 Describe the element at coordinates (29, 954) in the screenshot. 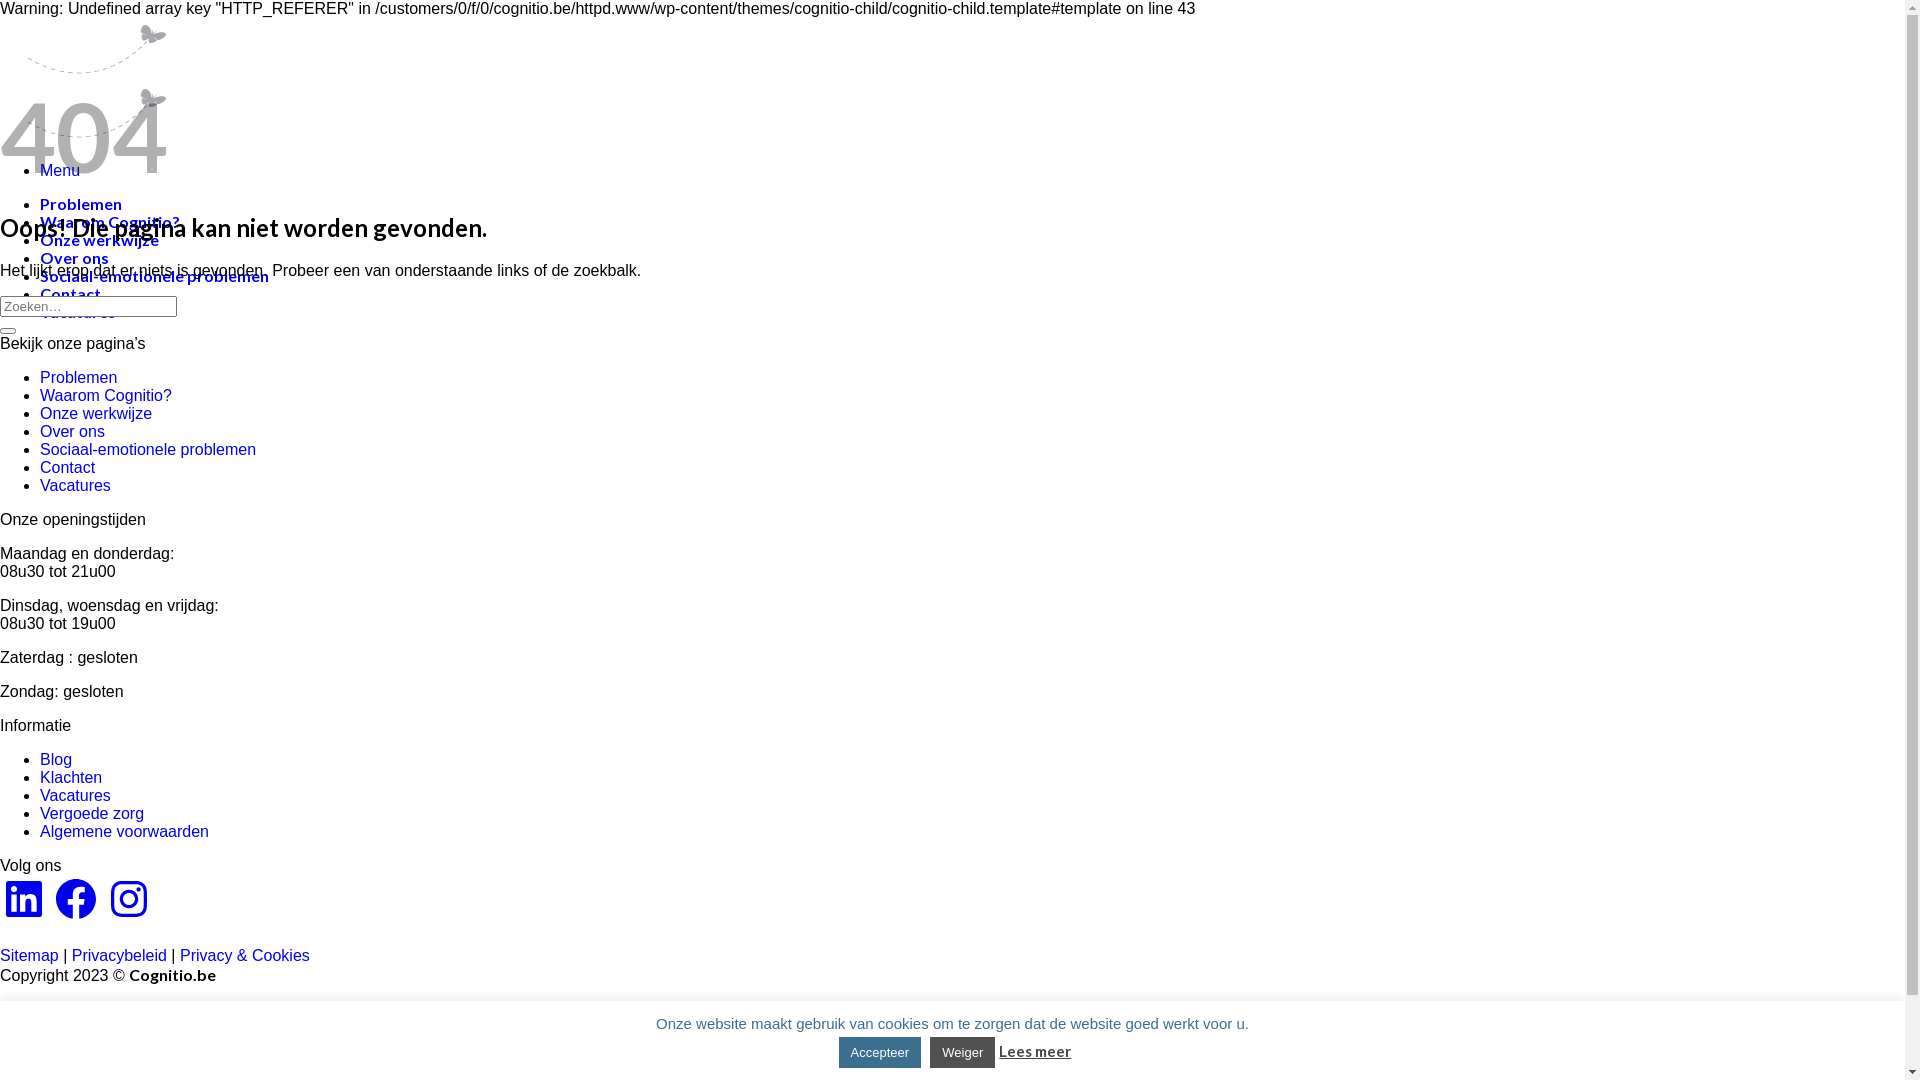

I see `'Sitemap'` at that location.